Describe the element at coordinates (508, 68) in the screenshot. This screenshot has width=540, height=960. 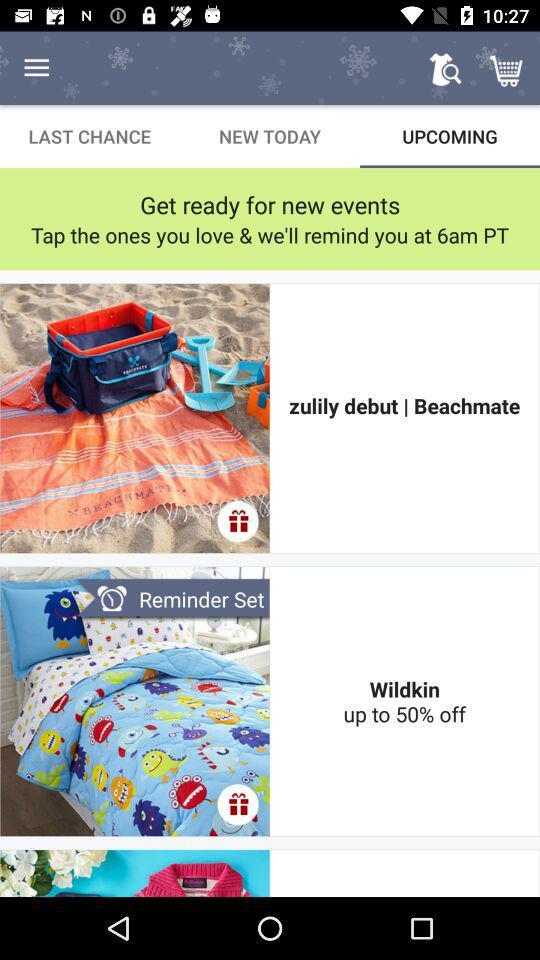
I see `icon above the upcoming item` at that location.